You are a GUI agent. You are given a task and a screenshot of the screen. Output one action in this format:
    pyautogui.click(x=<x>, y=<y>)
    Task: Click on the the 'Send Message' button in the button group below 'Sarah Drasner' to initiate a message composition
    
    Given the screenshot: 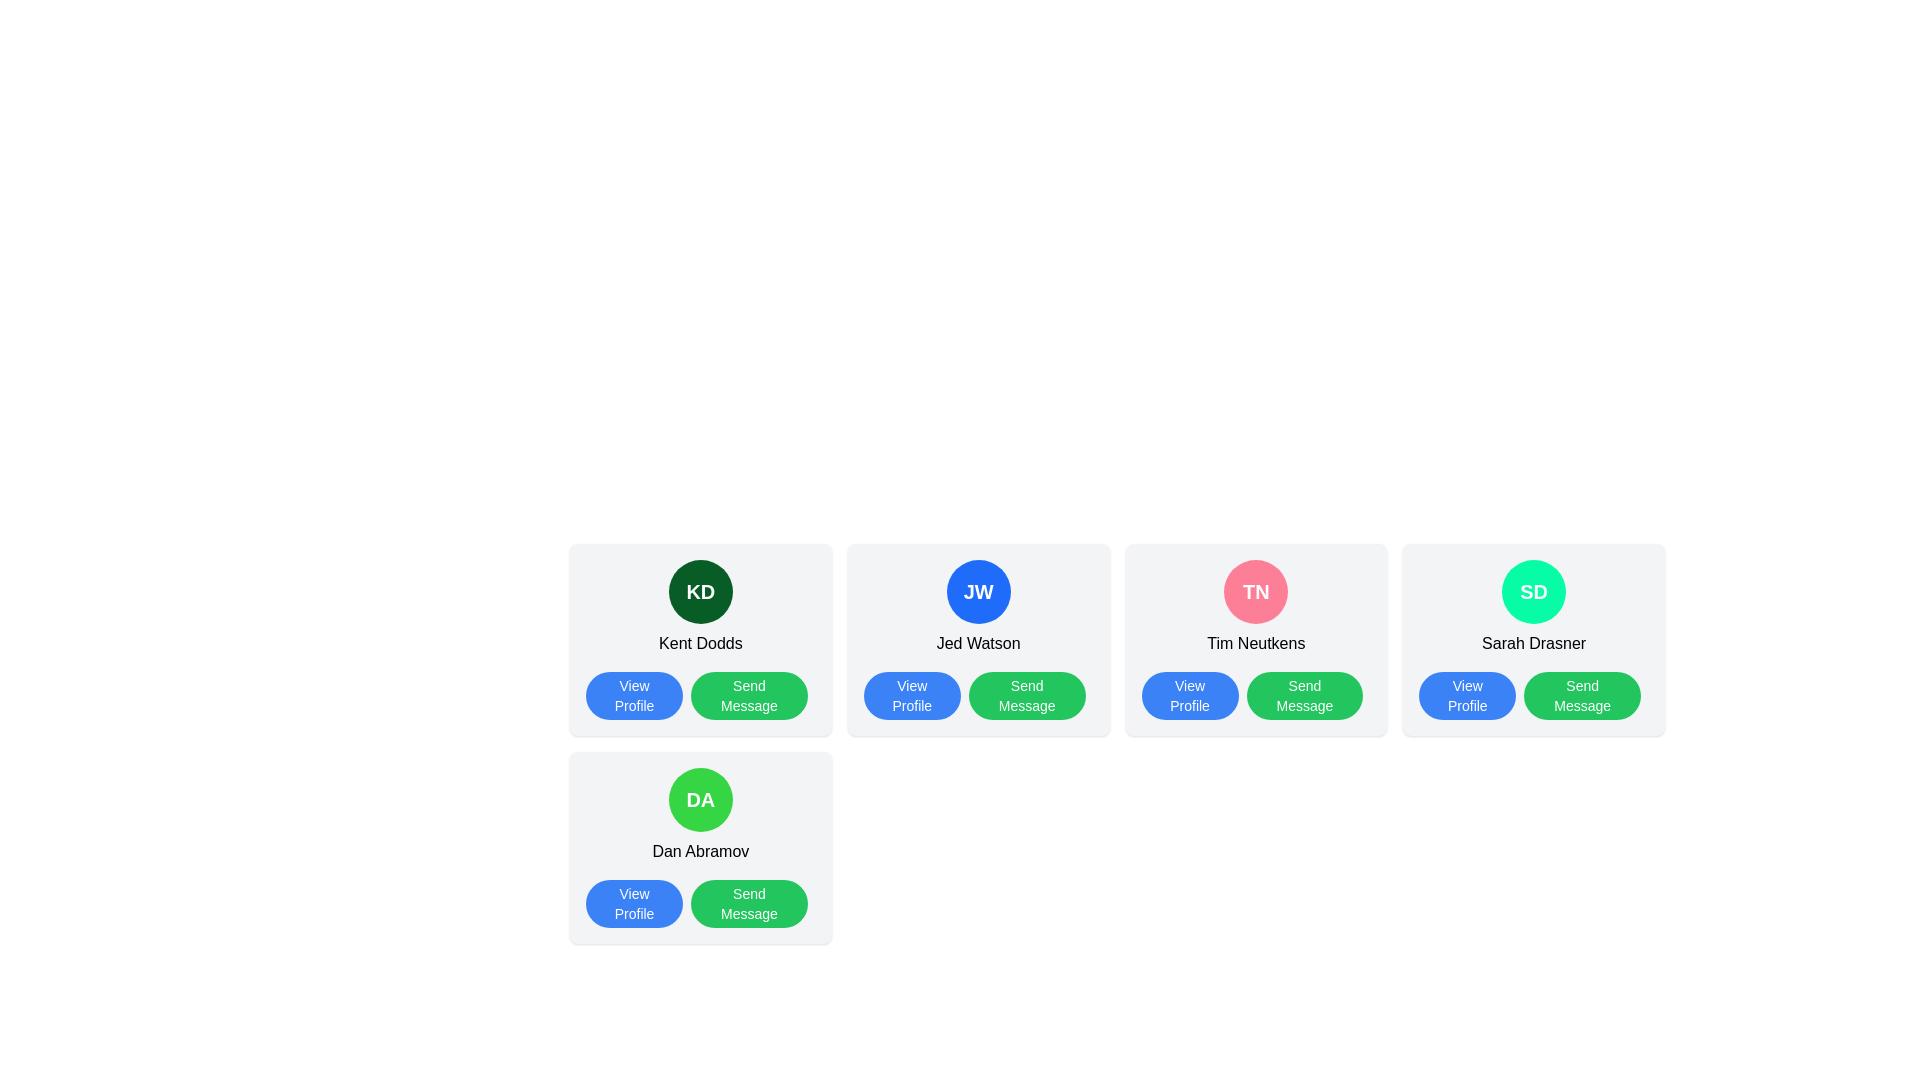 What is the action you would take?
    pyautogui.click(x=1533, y=694)
    